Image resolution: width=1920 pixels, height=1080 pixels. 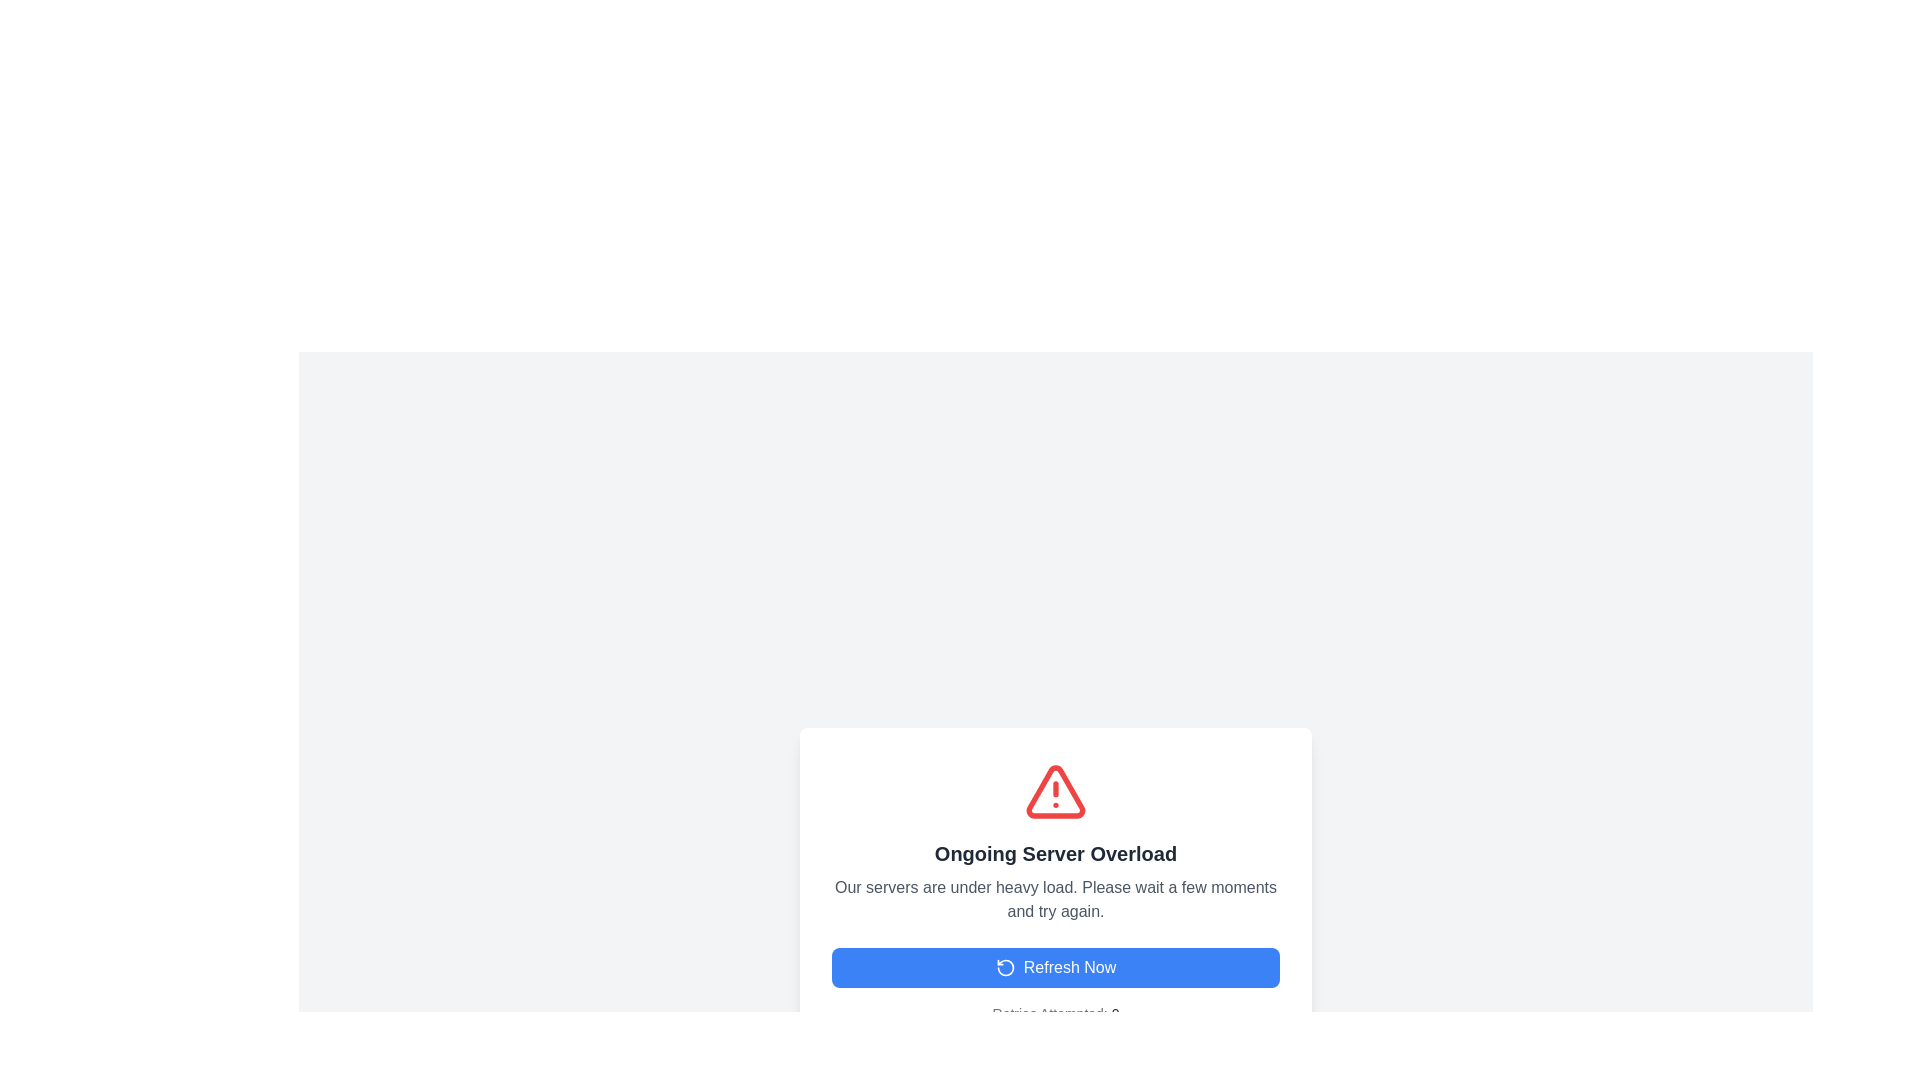 What do you see at coordinates (1055, 898) in the screenshot?
I see `the text message that reads 'Our servers are under heavy load. Please wait a few moments and try again.', which is styled with centered alignment and gray color, located below the title 'Ongoing Server Overload'` at bounding box center [1055, 898].